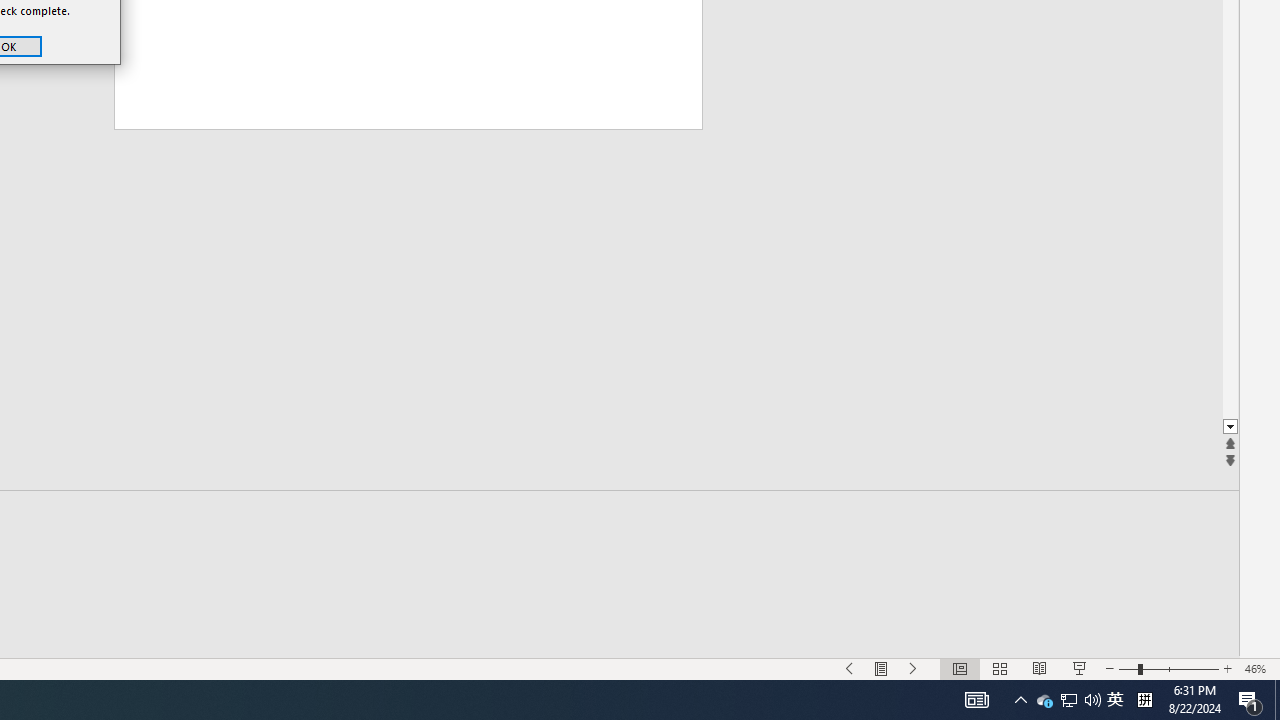 This screenshot has width=1280, height=720. What do you see at coordinates (913, 669) in the screenshot?
I see `'Slide Show Next On'` at bounding box center [913, 669].